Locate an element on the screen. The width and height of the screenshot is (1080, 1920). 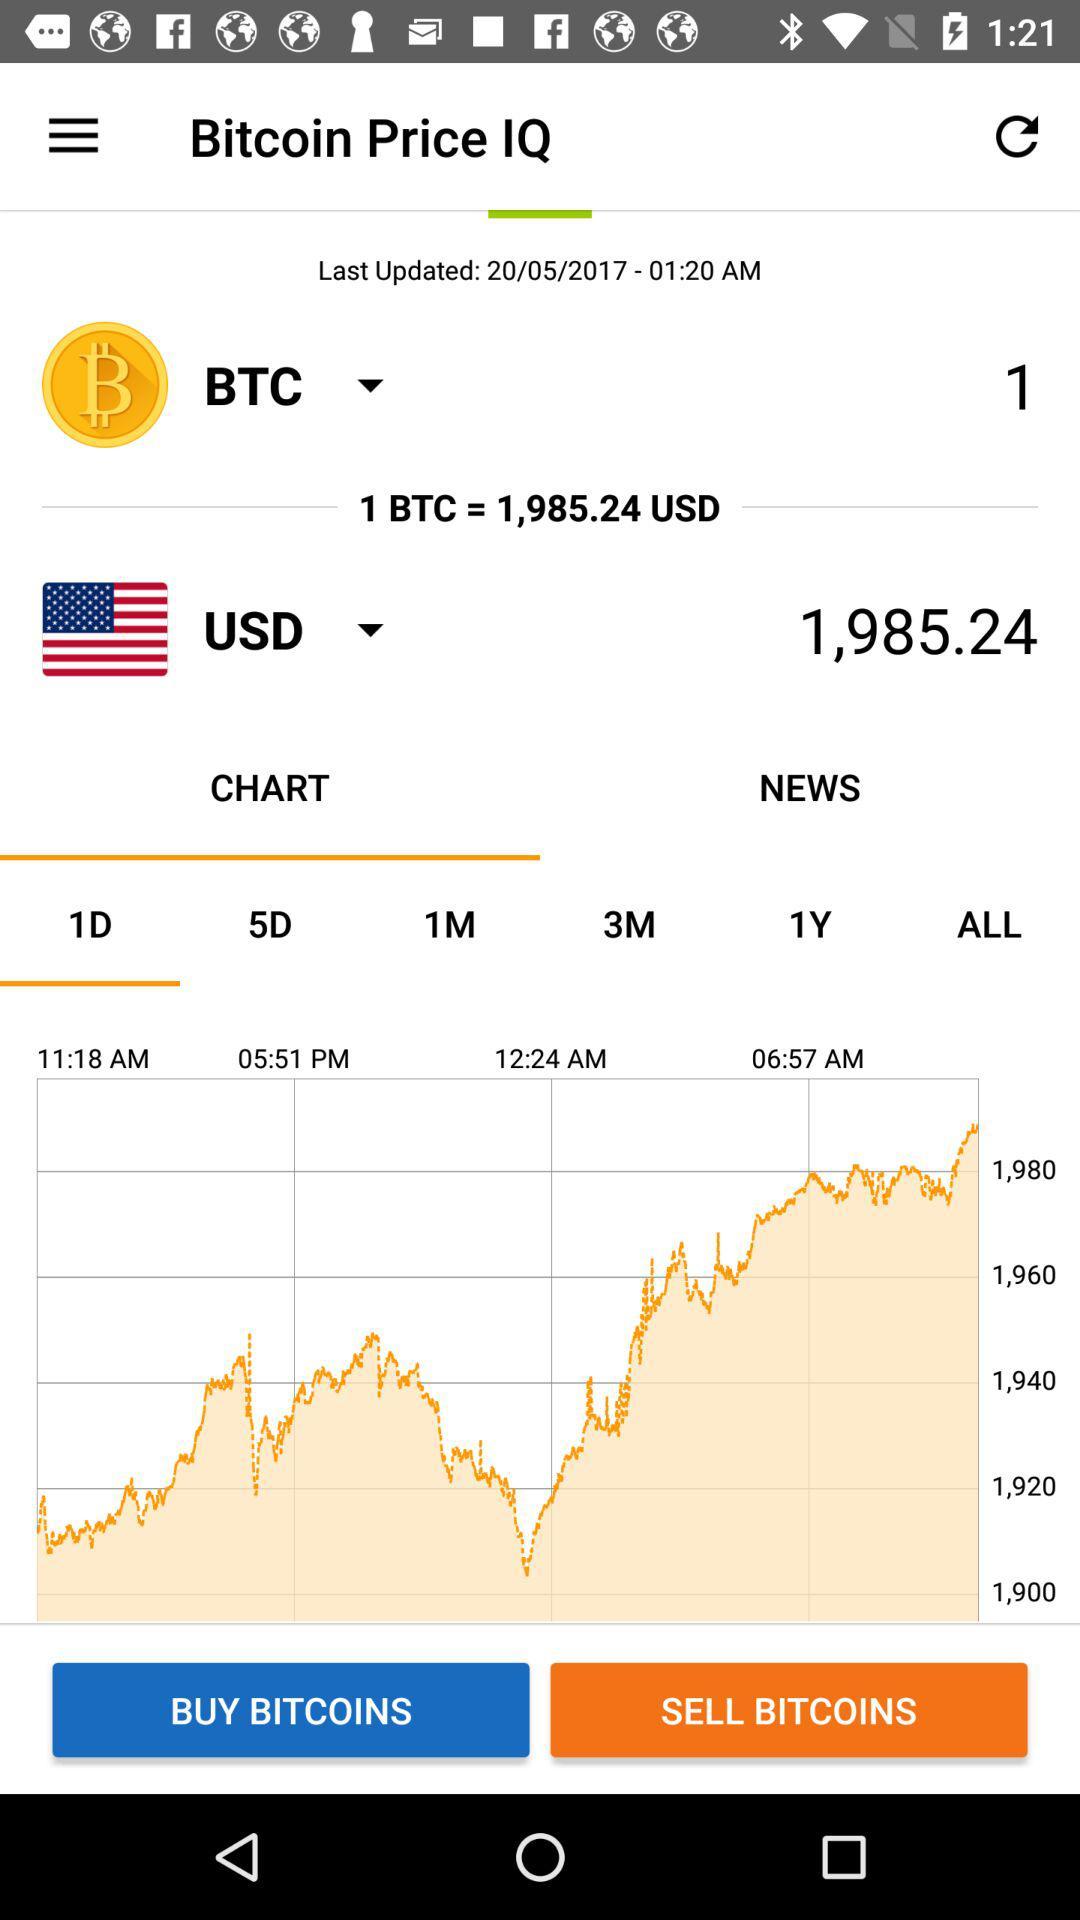
item to the right of the bitcoin price iq is located at coordinates (1017, 135).